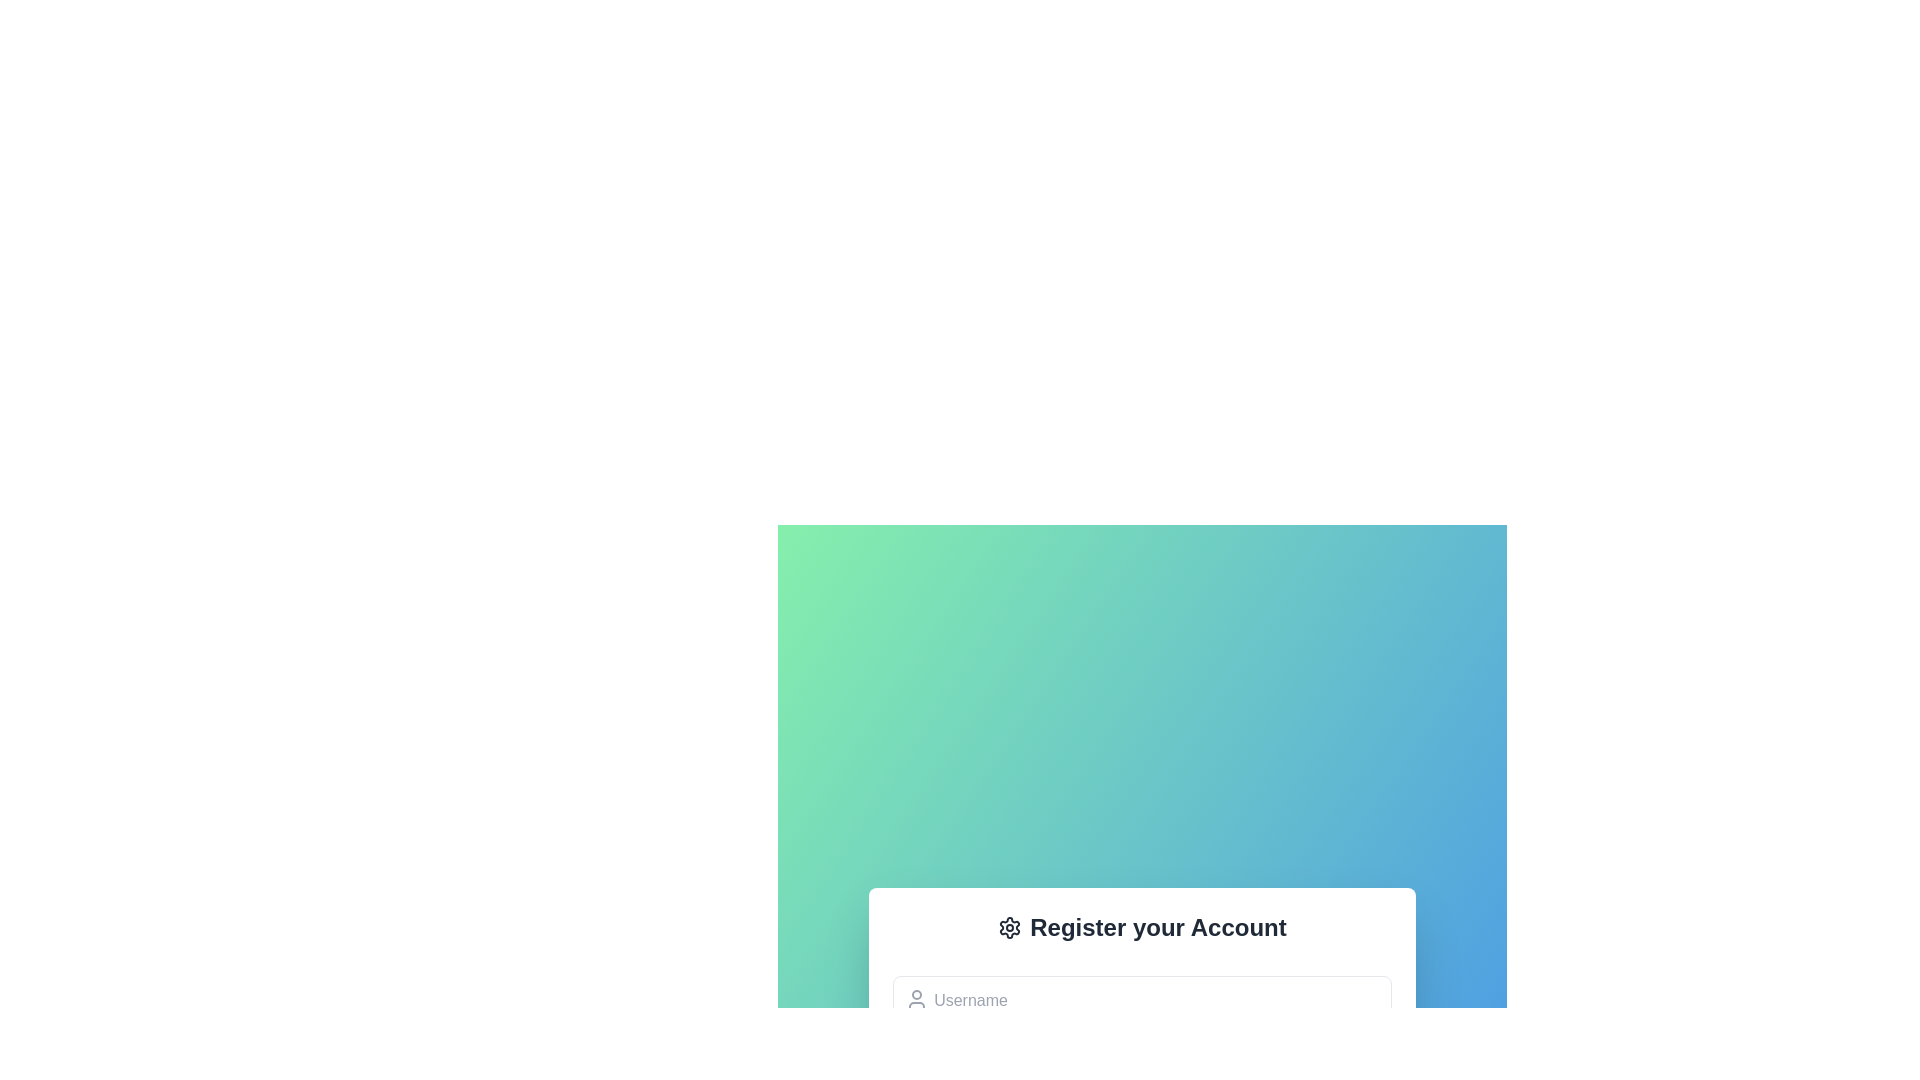 The image size is (1920, 1080). Describe the element at coordinates (916, 999) in the screenshot. I see `the visual indicator icon that represents the username input field, located to the left of the 'Username' input field` at that location.